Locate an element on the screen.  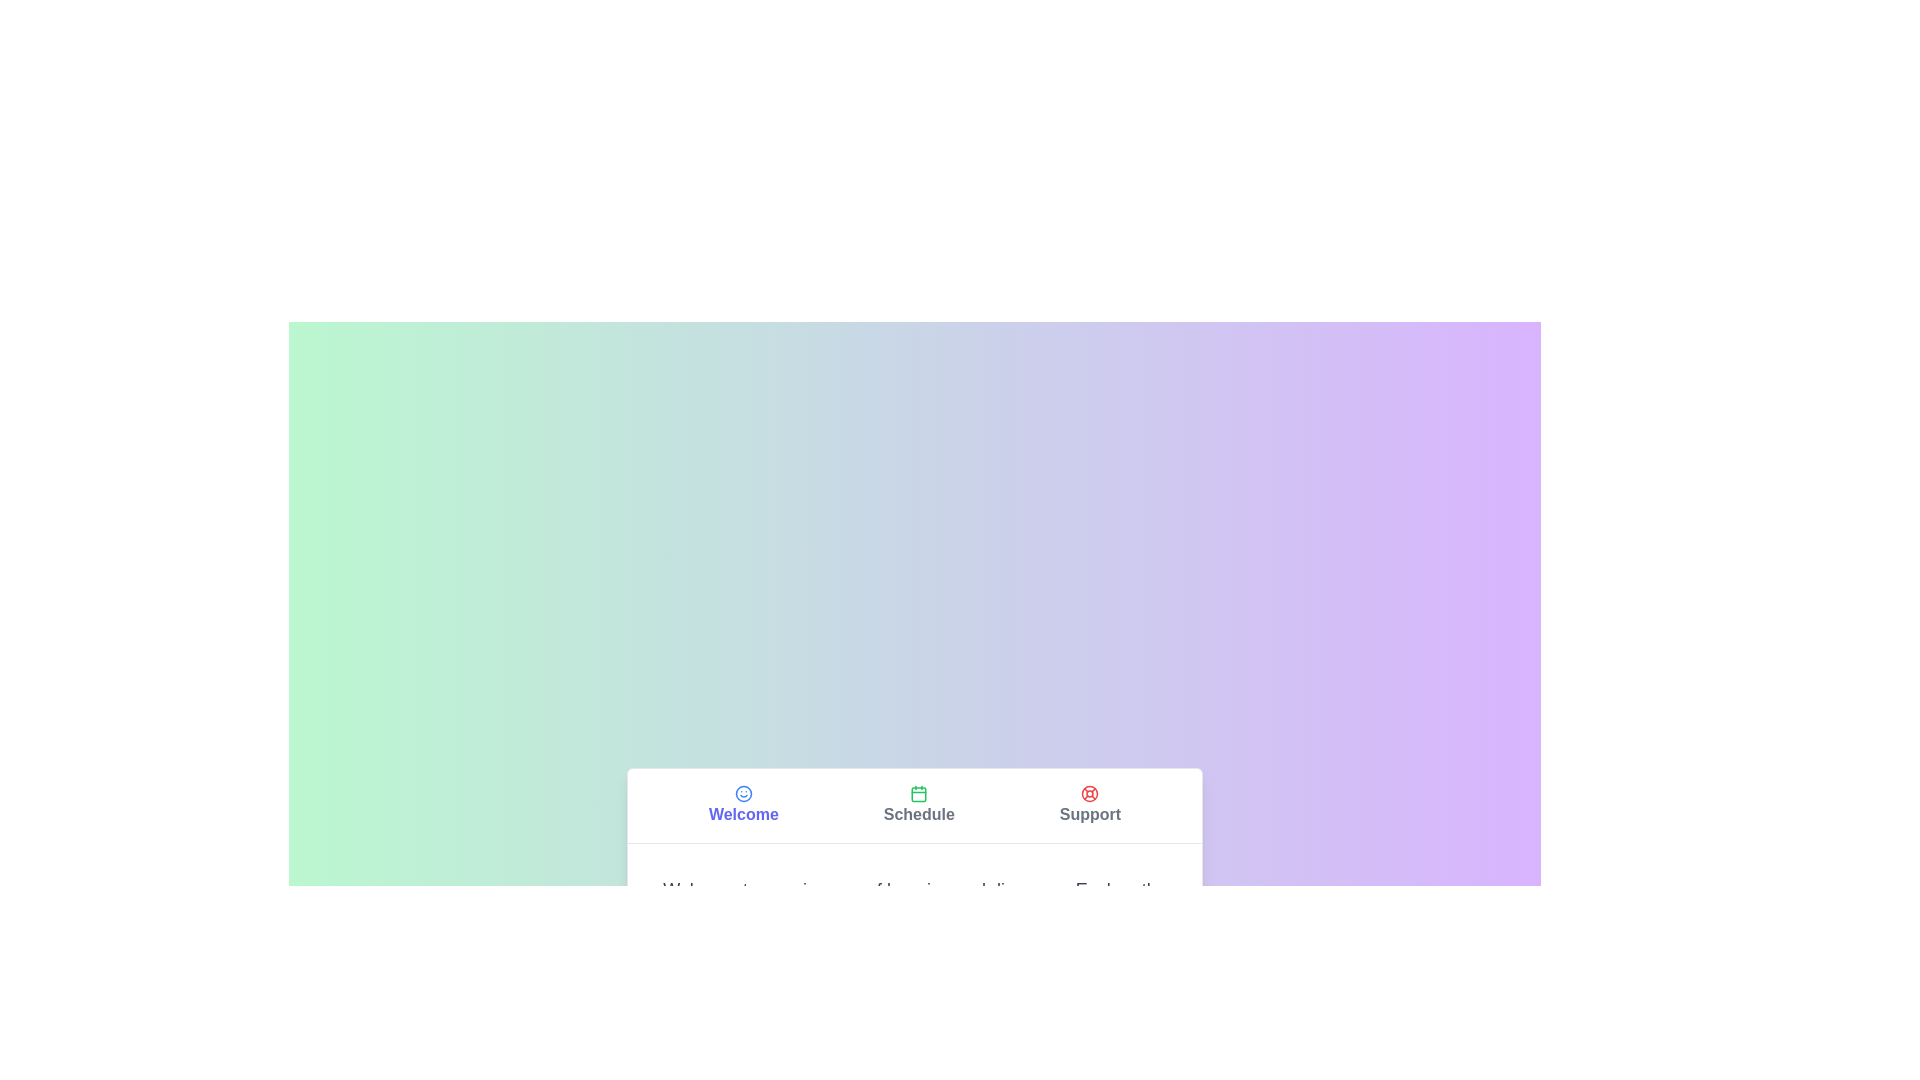
the Schedule tab to view its content is located at coordinates (918, 804).